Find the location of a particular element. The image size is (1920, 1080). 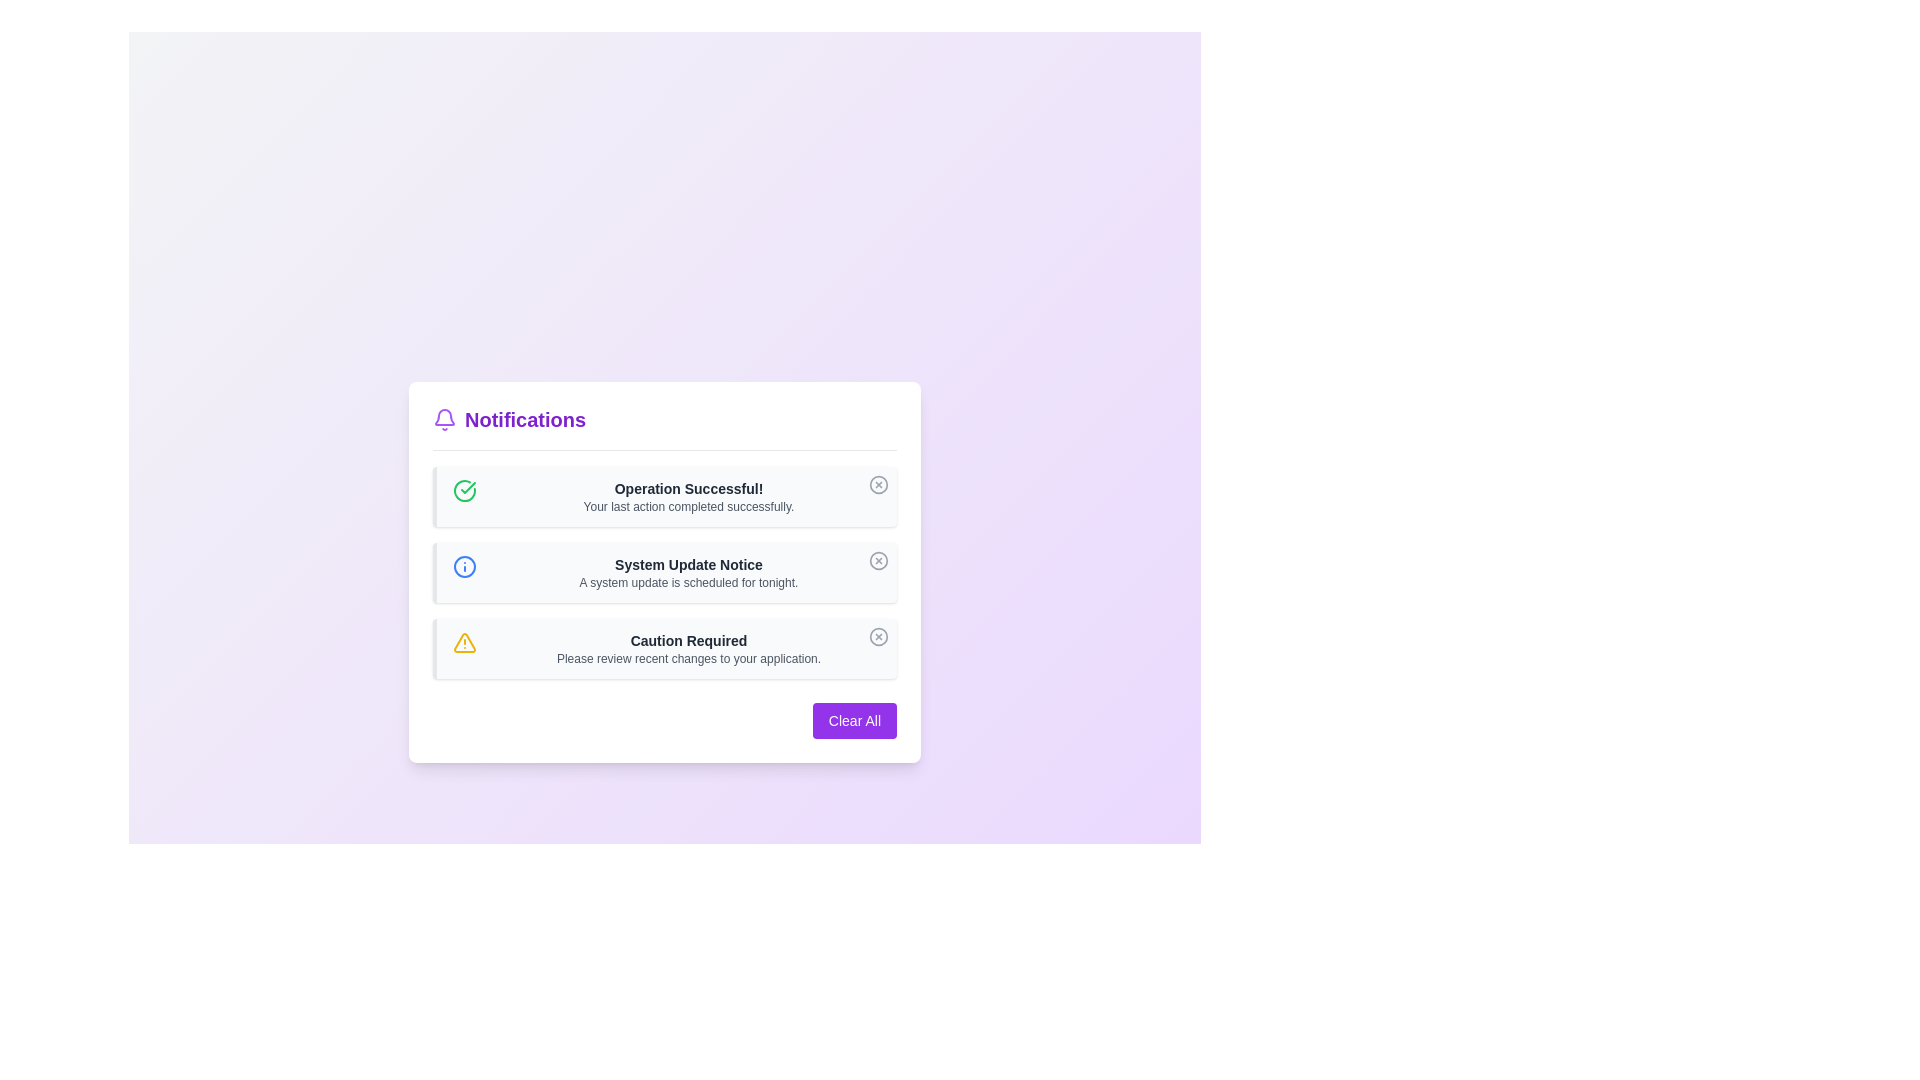

the informational icon indicating a system update located within the 'System Update Notice' notification card, positioned to the left of the notification text is located at coordinates (464, 566).